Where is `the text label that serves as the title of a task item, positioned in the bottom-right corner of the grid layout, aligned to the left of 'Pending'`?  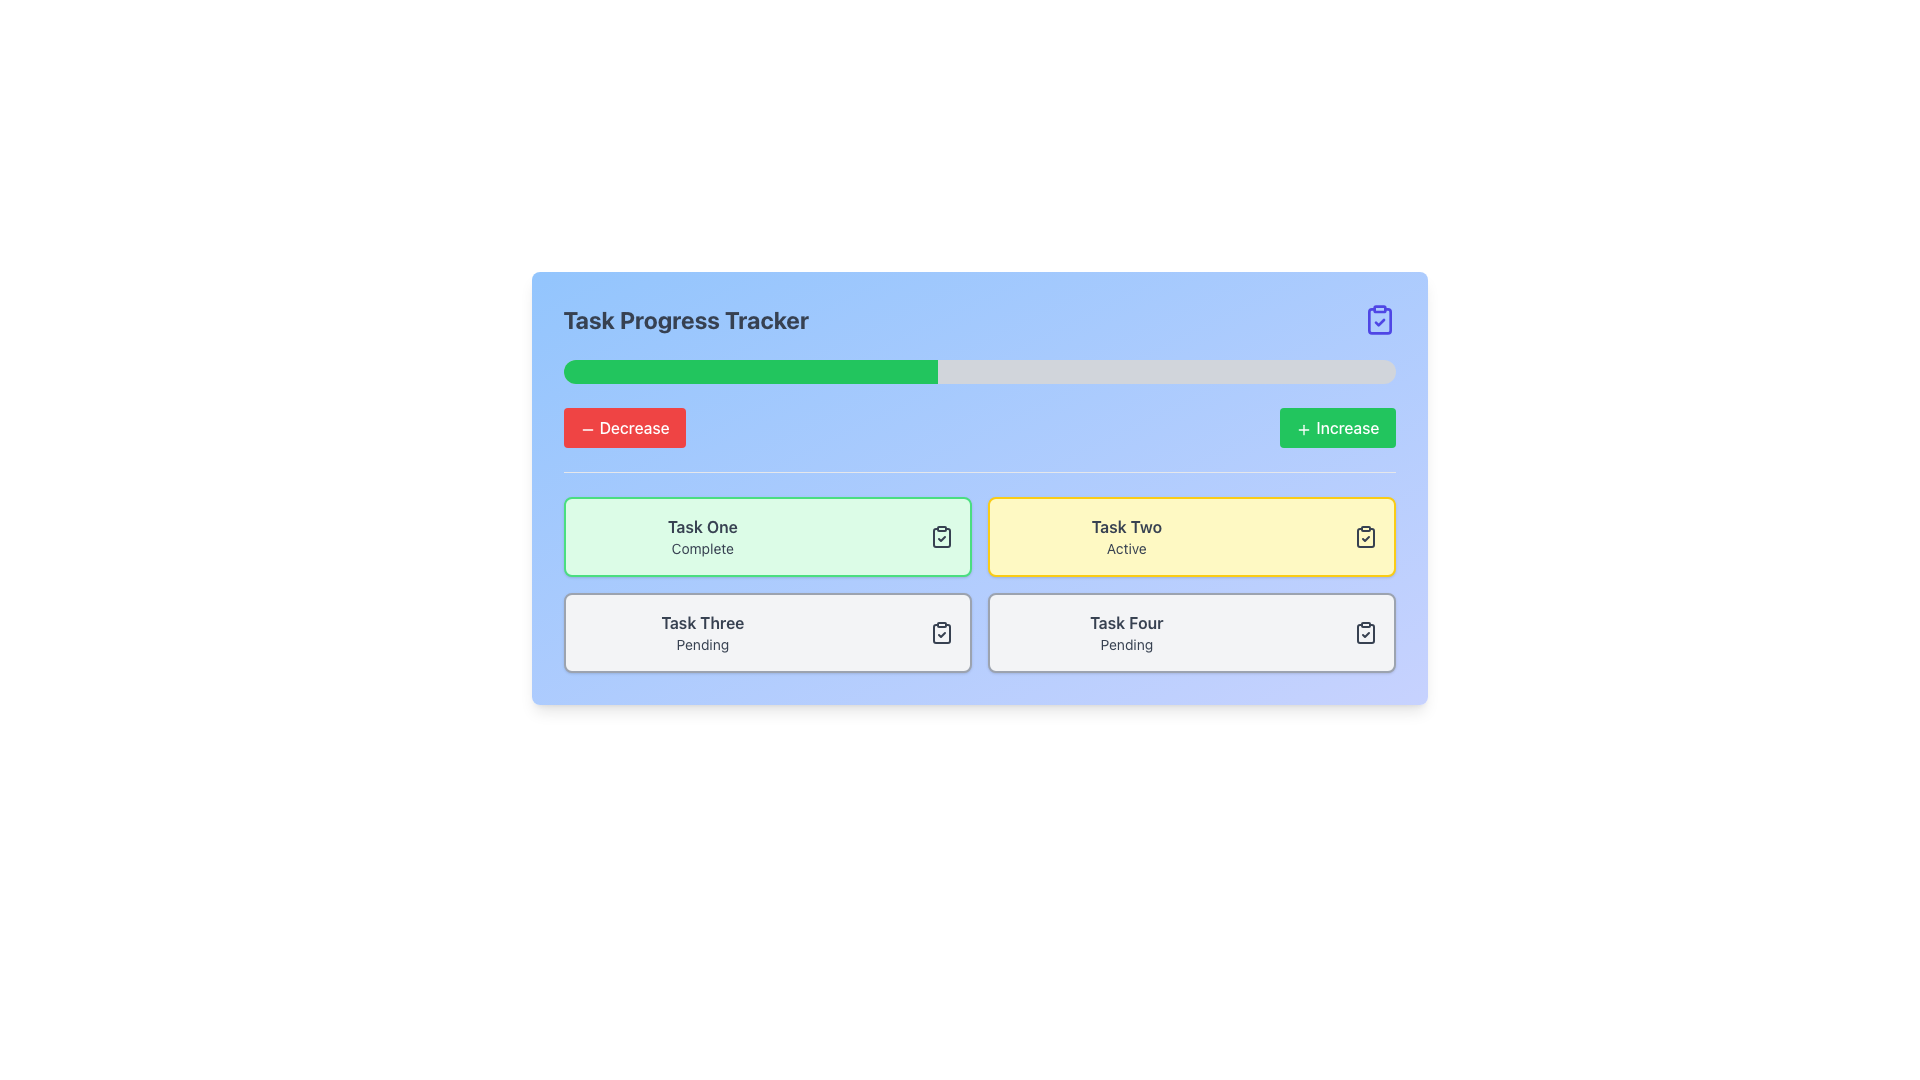
the text label that serves as the title of a task item, positioned in the bottom-right corner of the grid layout, aligned to the left of 'Pending' is located at coordinates (1126, 622).